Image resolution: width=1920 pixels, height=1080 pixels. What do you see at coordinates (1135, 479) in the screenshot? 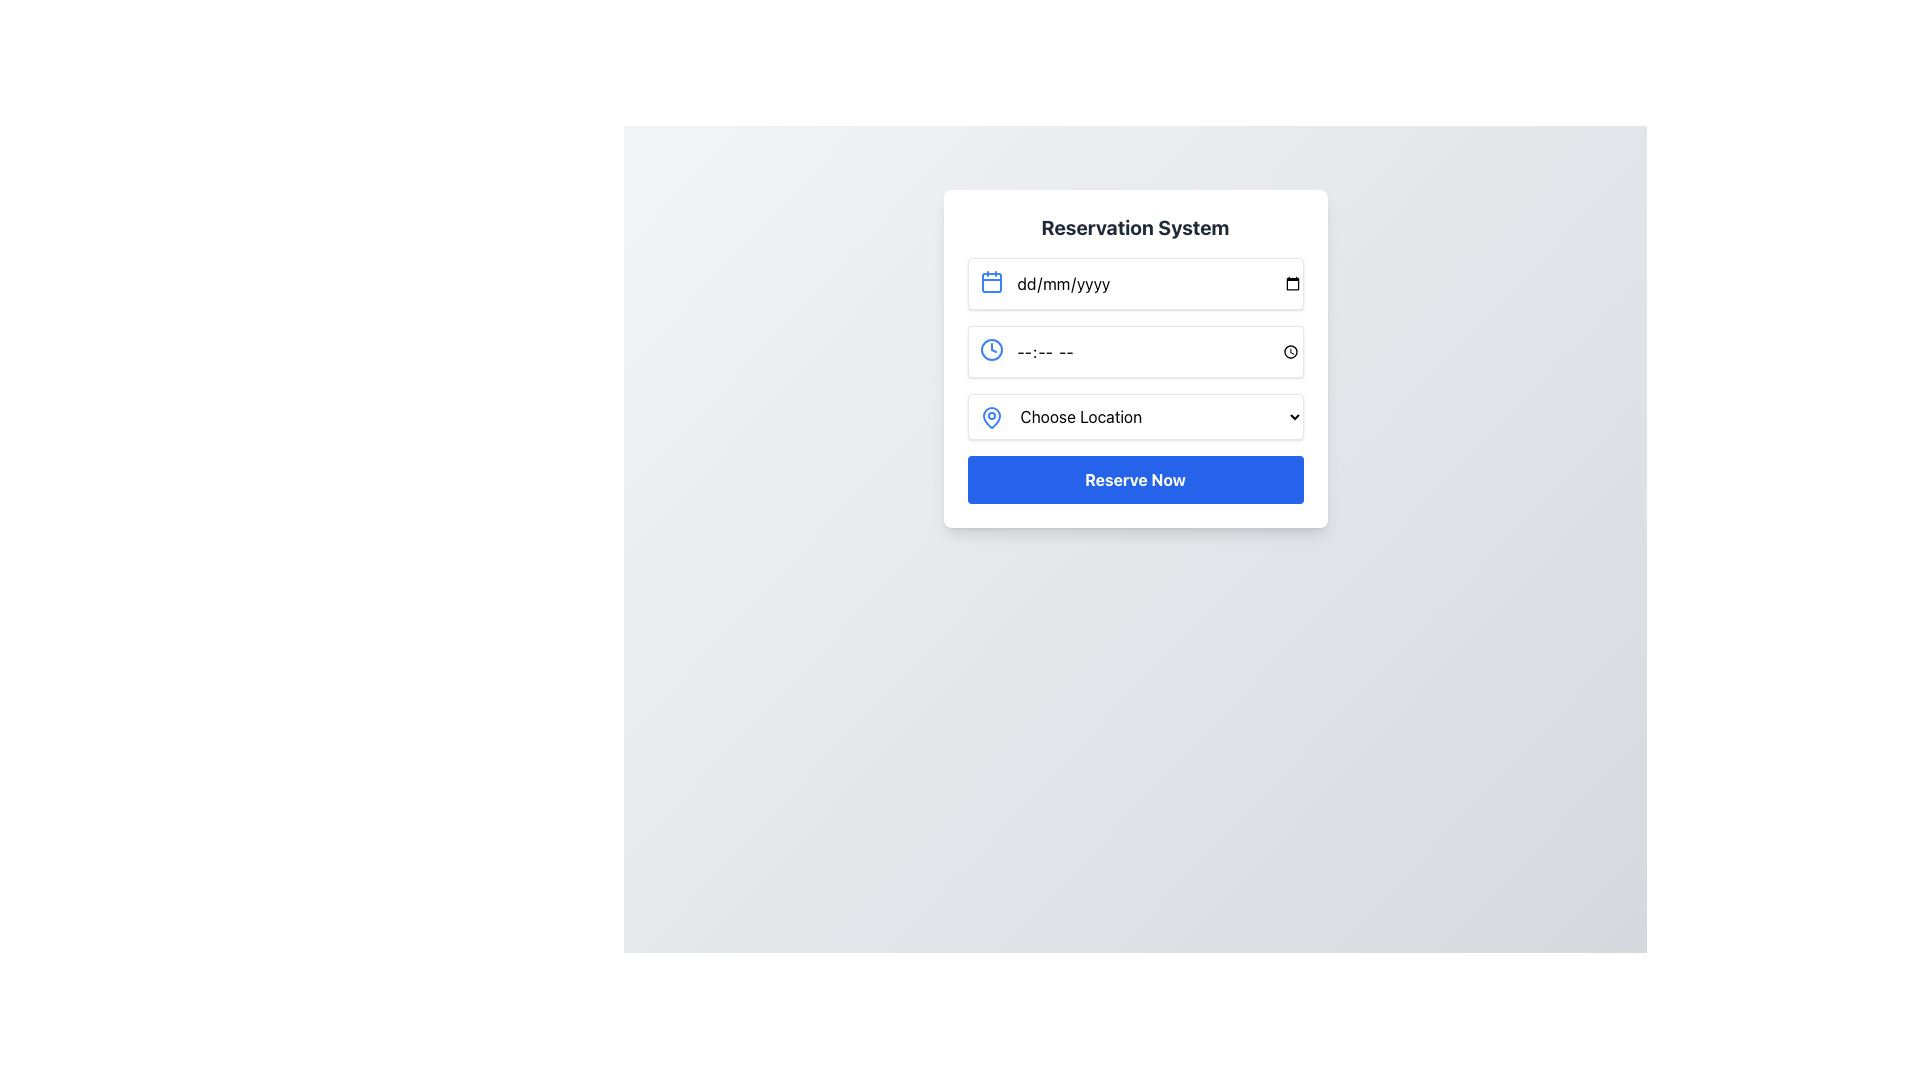
I see `the reservation finalization button` at bounding box center [1135, 479].